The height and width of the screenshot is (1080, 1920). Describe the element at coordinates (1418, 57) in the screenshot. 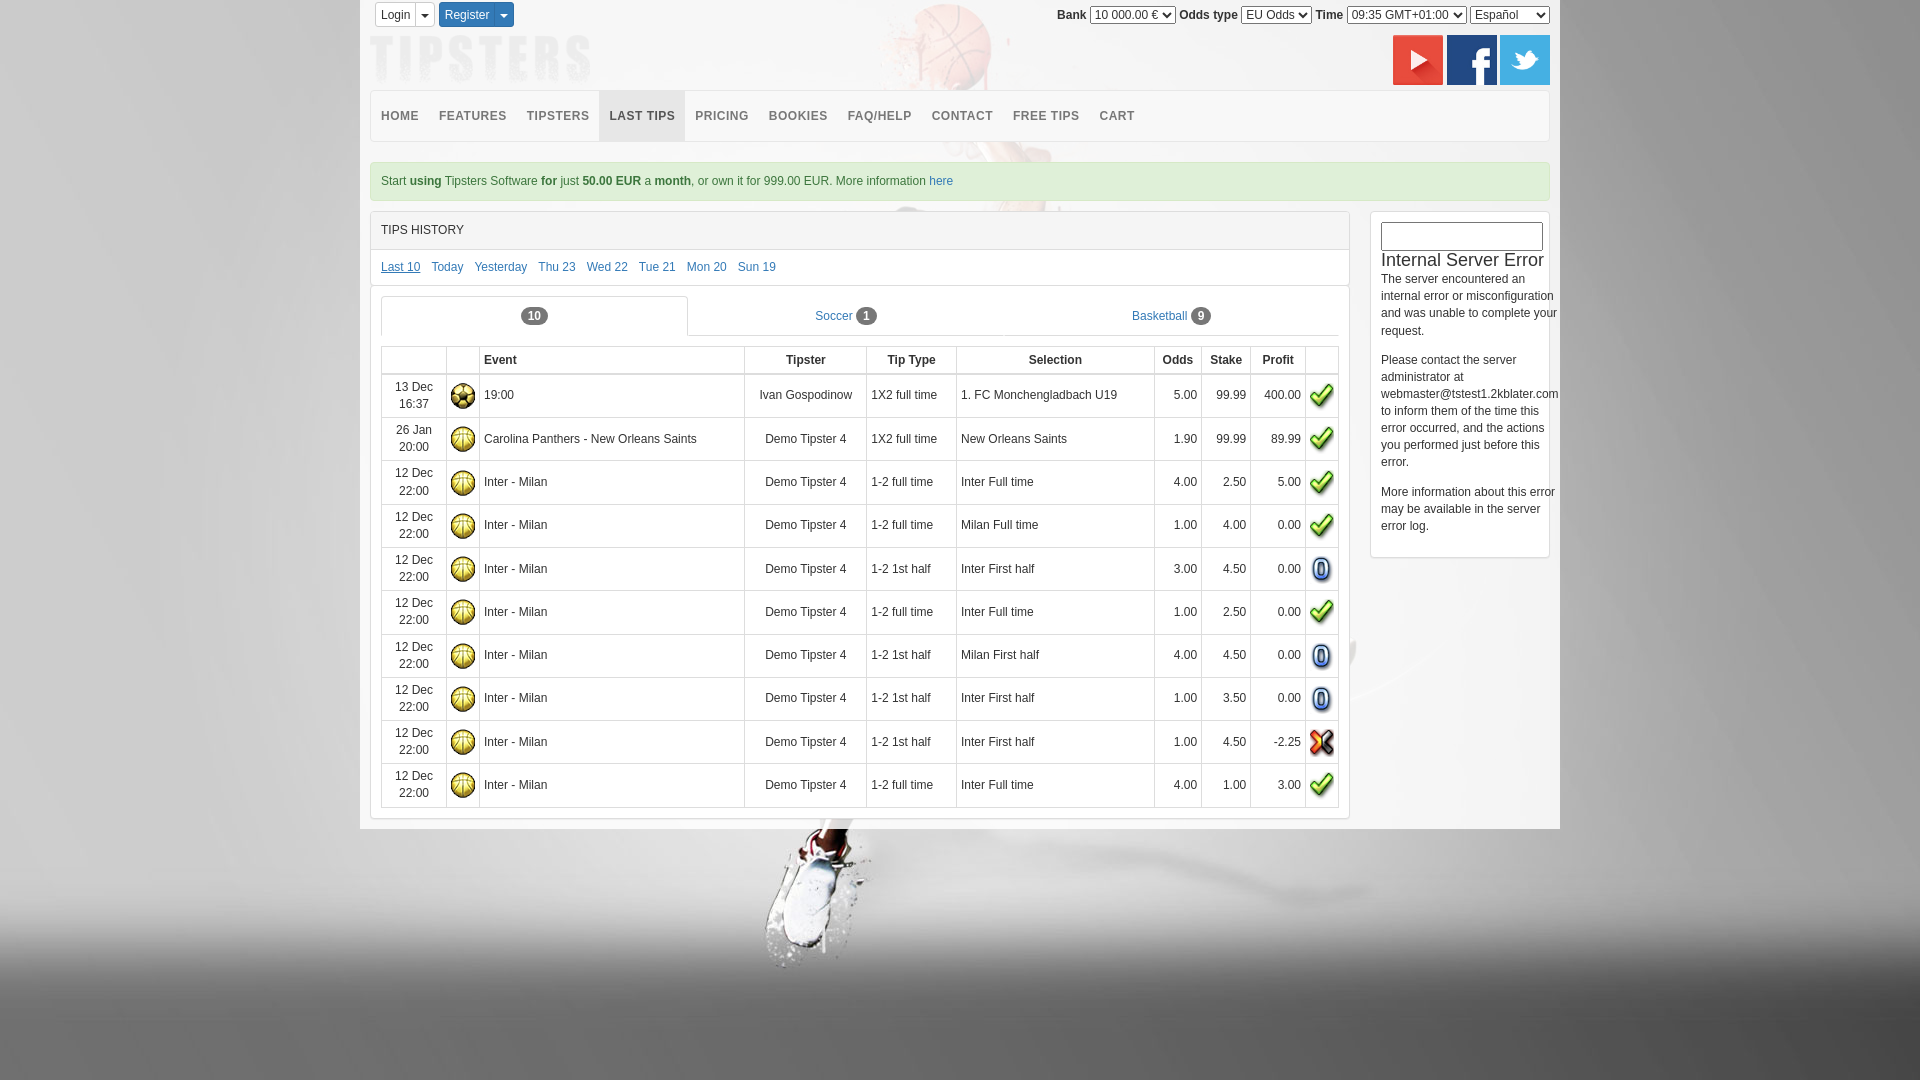

I see `' on YouTube'` at that location.